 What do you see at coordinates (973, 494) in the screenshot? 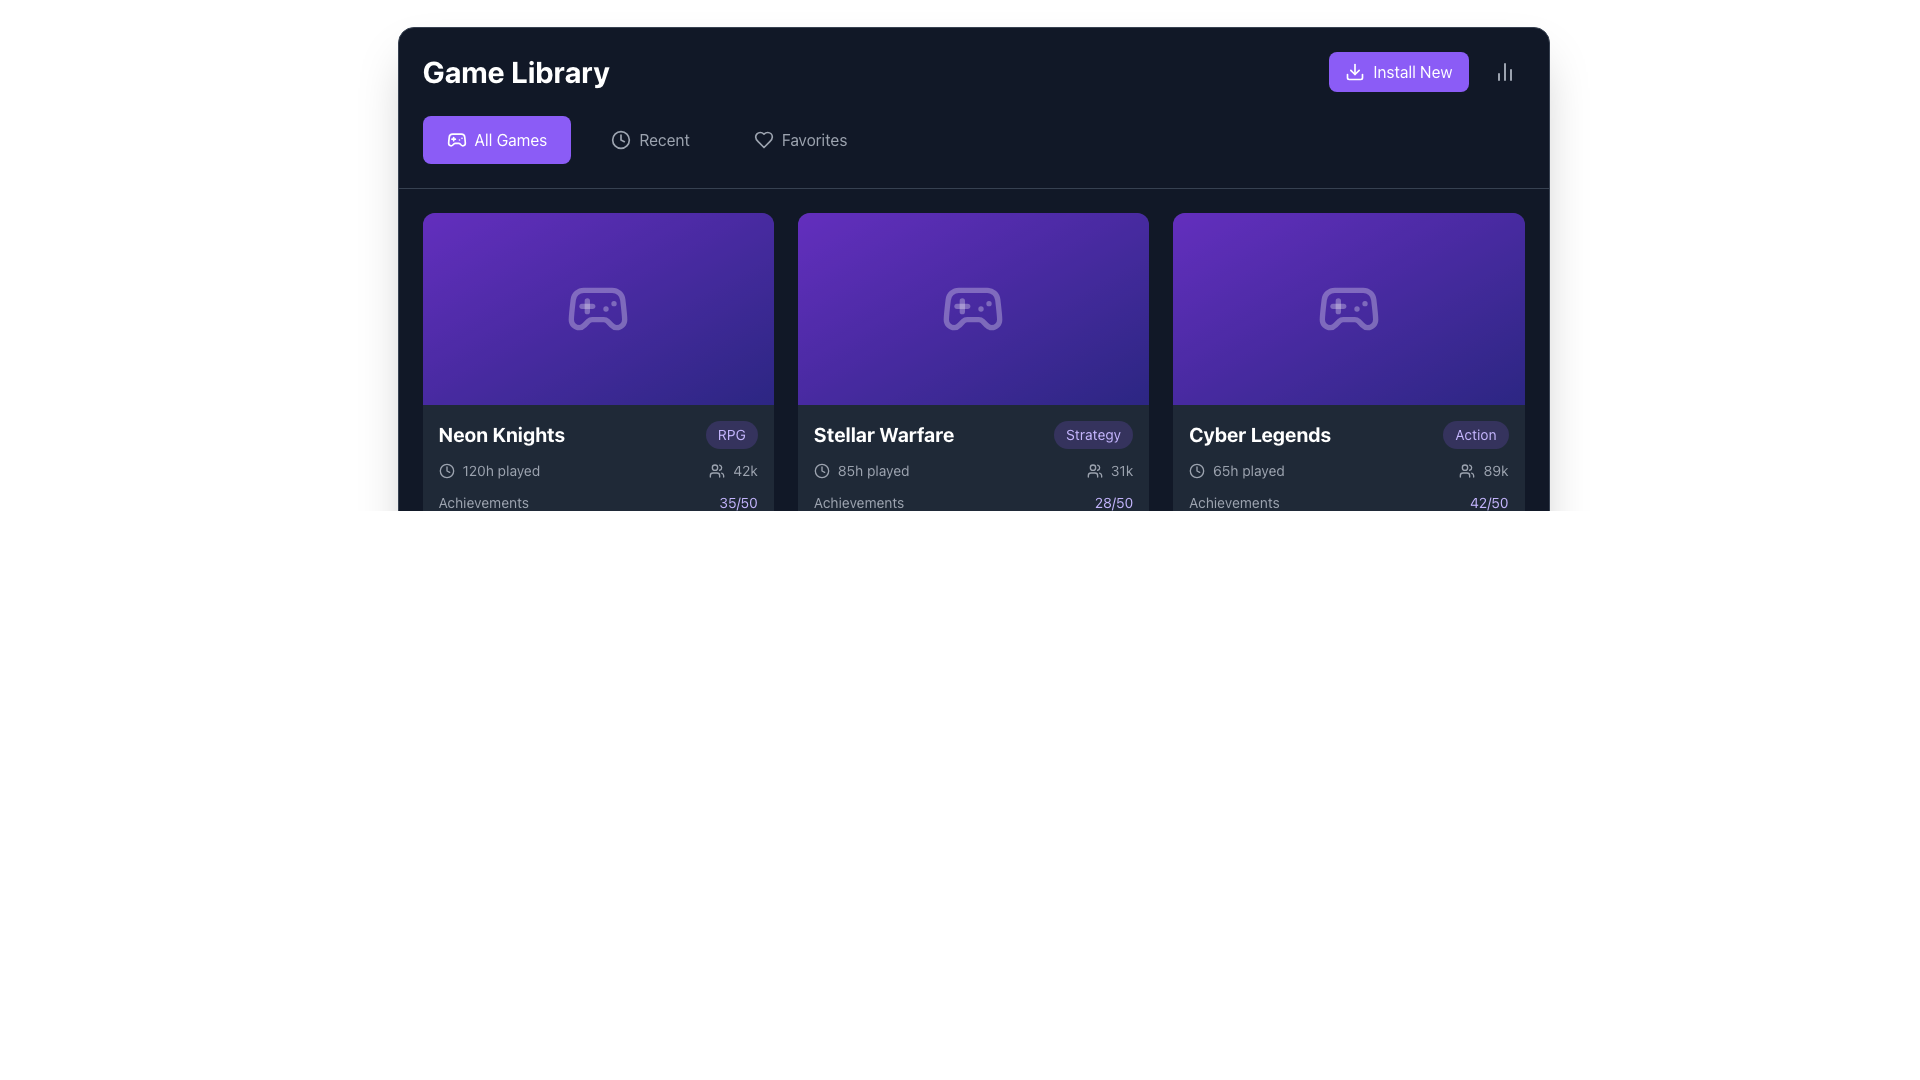
I see `the Informational and progress display panel of the 'Stellar Warfare' game` at bounding box center [973, 494].